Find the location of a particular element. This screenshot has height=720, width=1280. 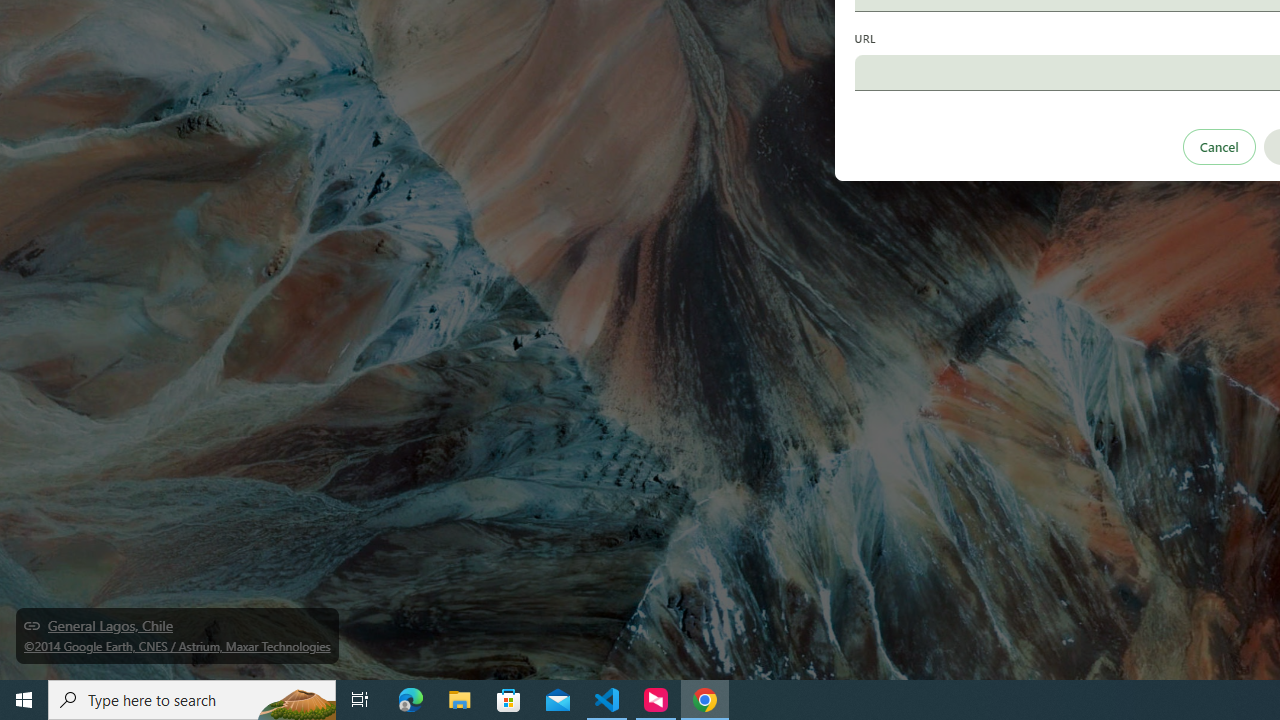

'Cancel' is located at coordinates (1217, 145).